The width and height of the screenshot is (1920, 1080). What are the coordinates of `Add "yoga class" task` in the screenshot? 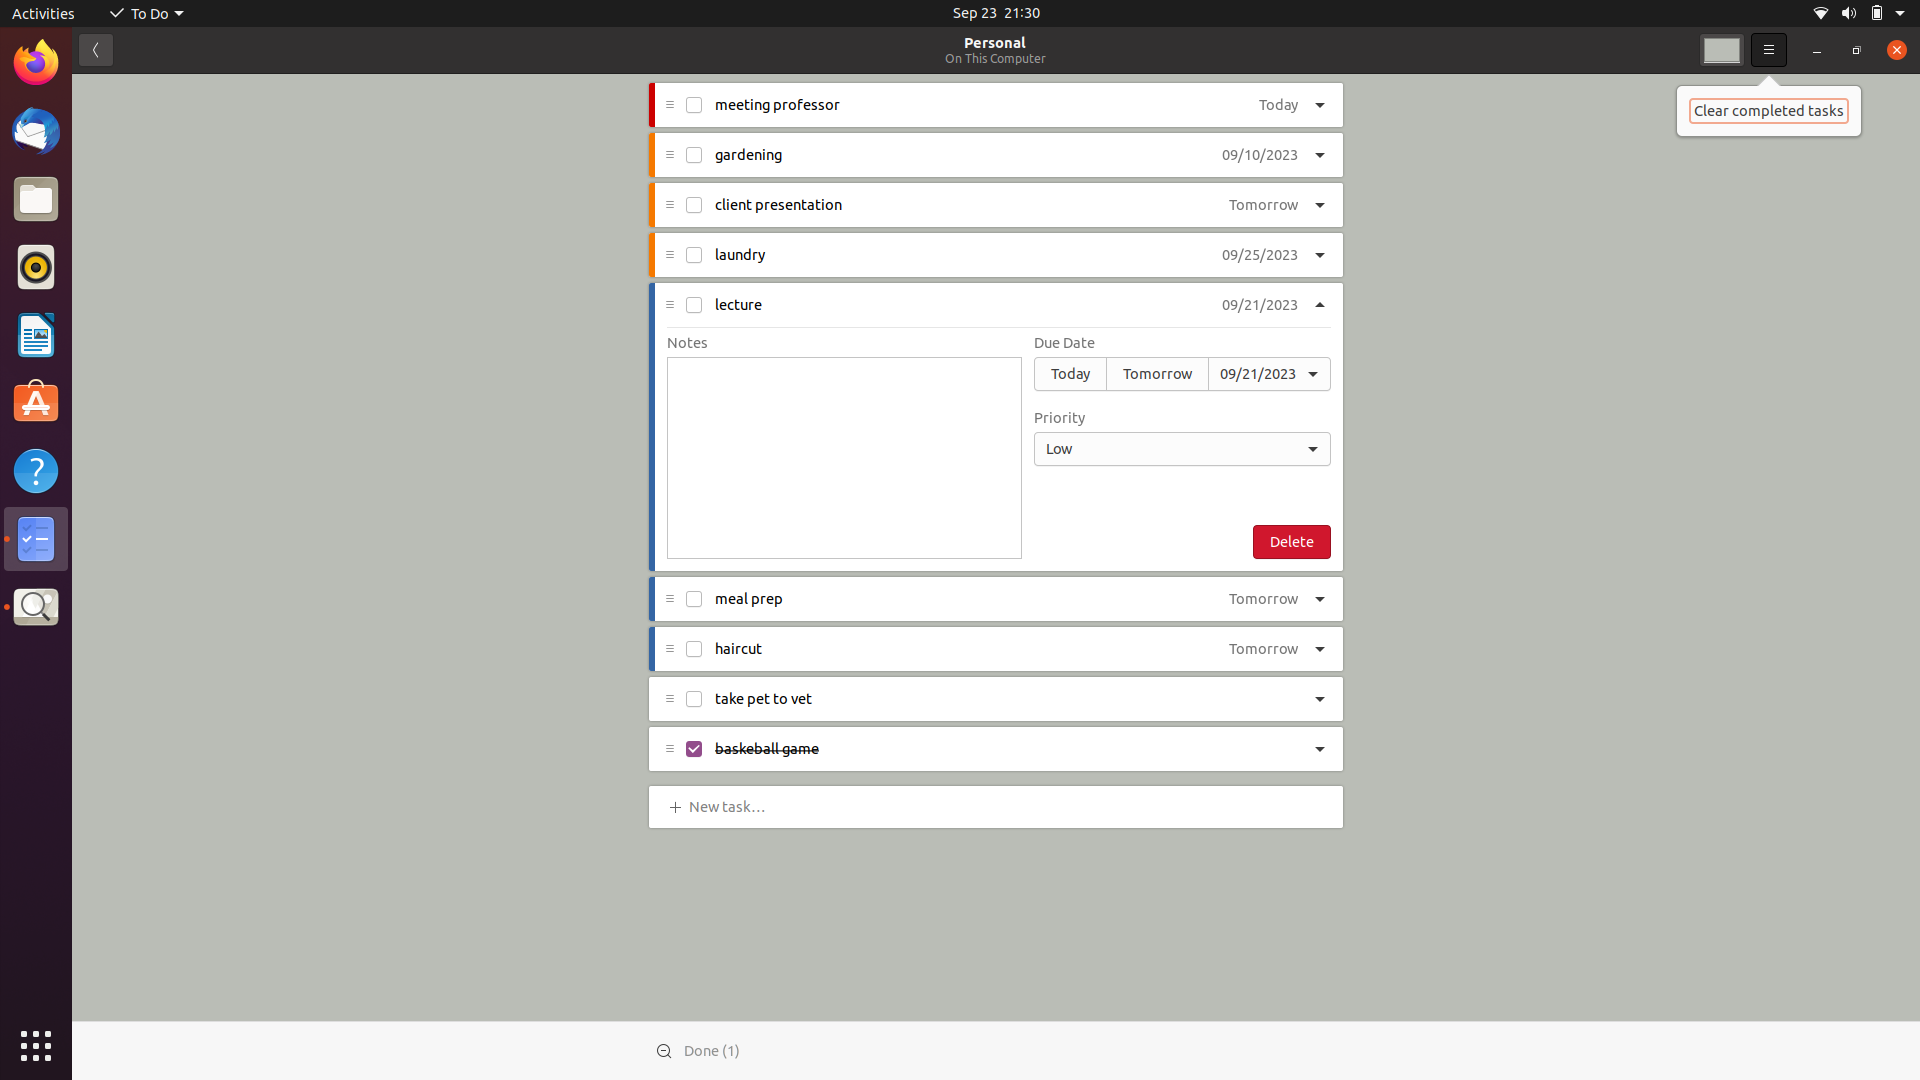 It's located at (730, 804).